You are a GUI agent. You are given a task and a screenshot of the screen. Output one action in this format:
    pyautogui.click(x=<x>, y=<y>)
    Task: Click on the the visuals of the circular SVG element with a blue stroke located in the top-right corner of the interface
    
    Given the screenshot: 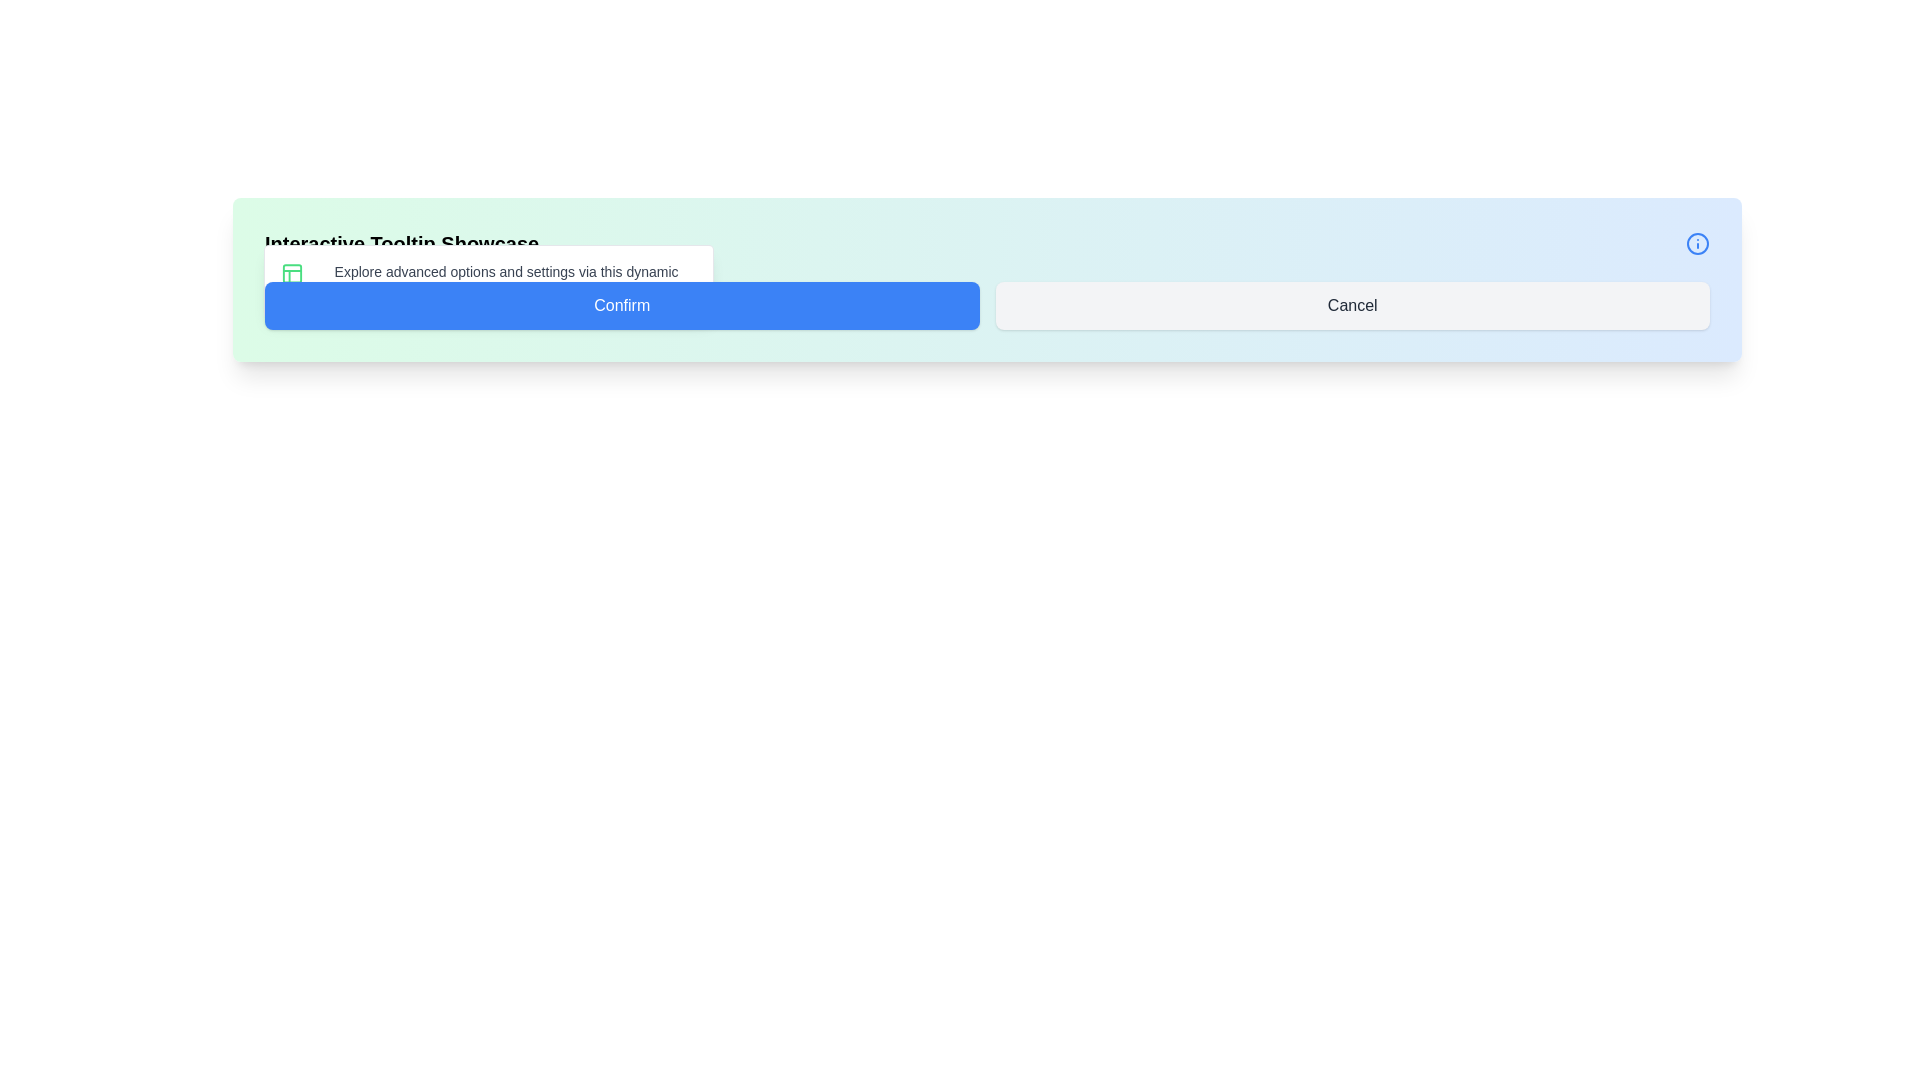 What is the action you would take?
    pyautogui.click(x=1697, y=242)
    